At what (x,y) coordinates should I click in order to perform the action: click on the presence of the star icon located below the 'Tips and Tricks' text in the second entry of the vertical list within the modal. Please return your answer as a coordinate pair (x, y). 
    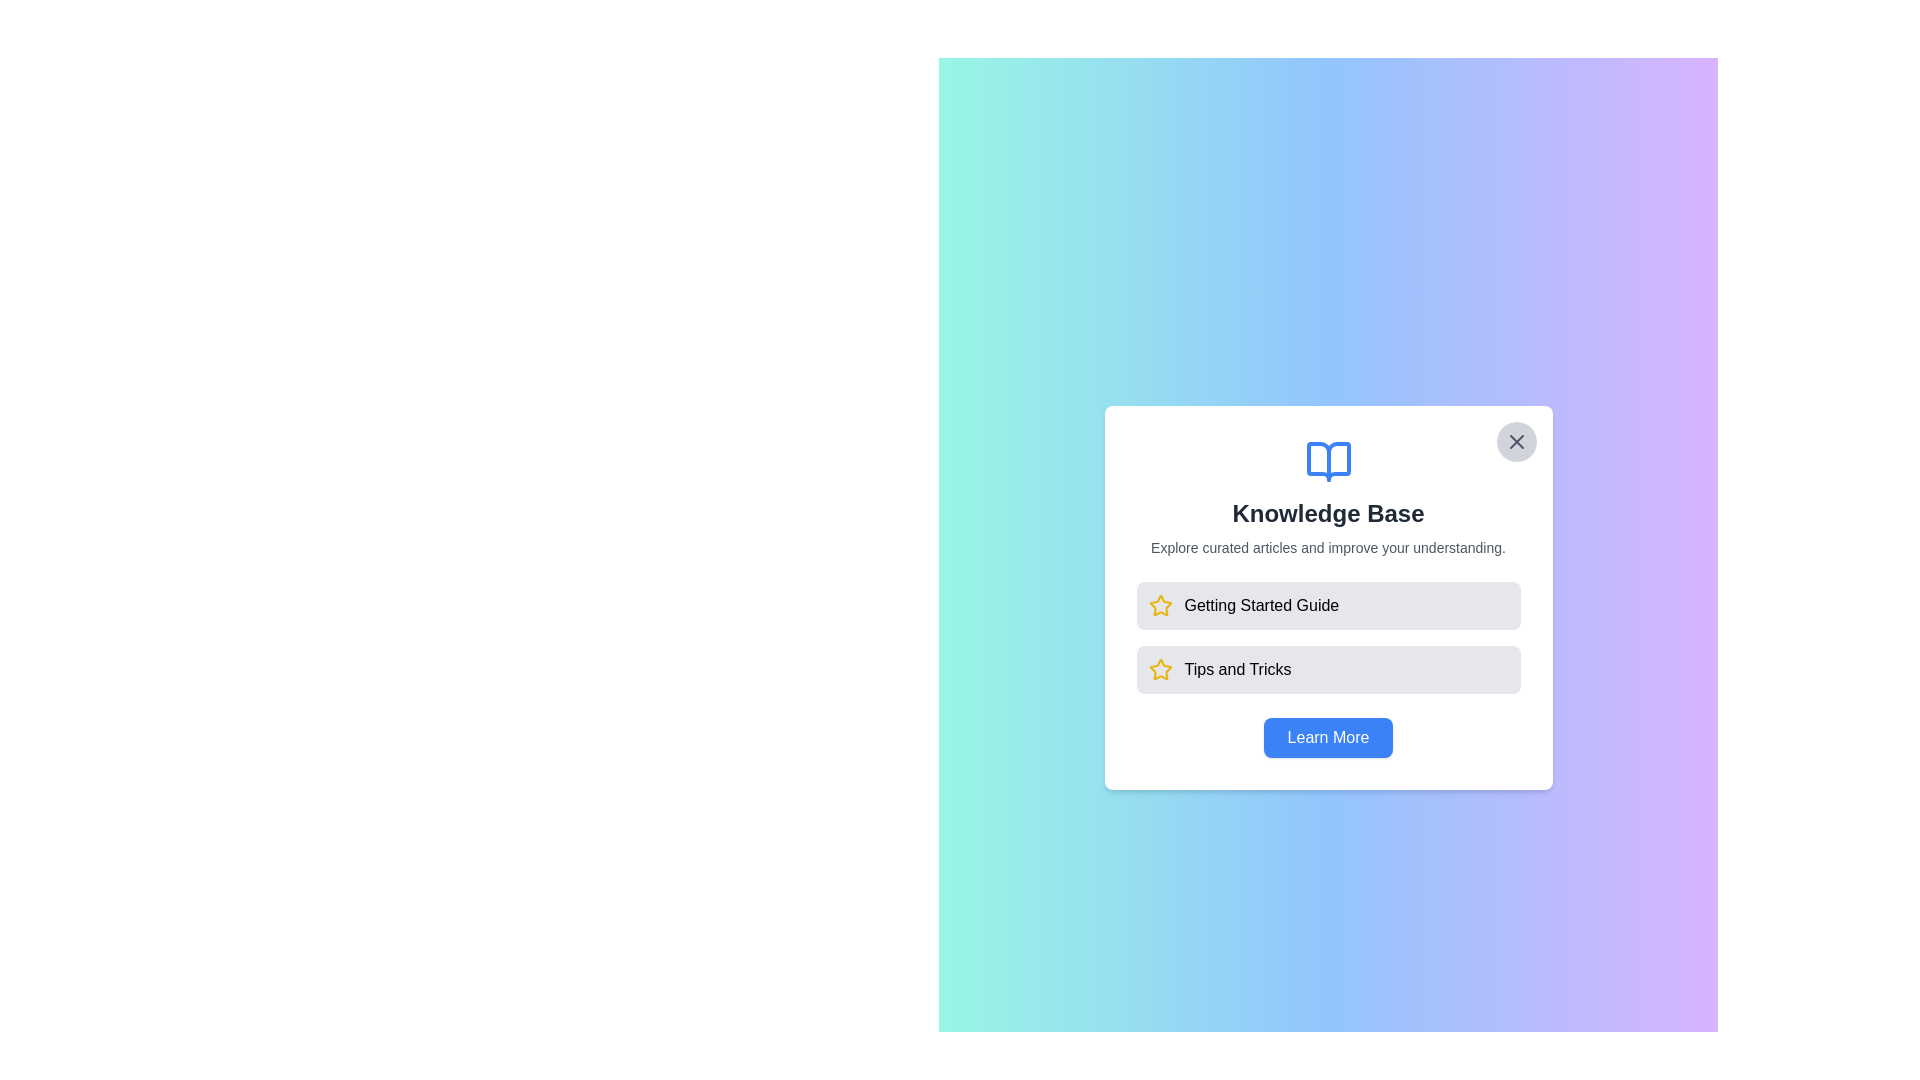
    Looking at the image, I should click on (1160, 604).